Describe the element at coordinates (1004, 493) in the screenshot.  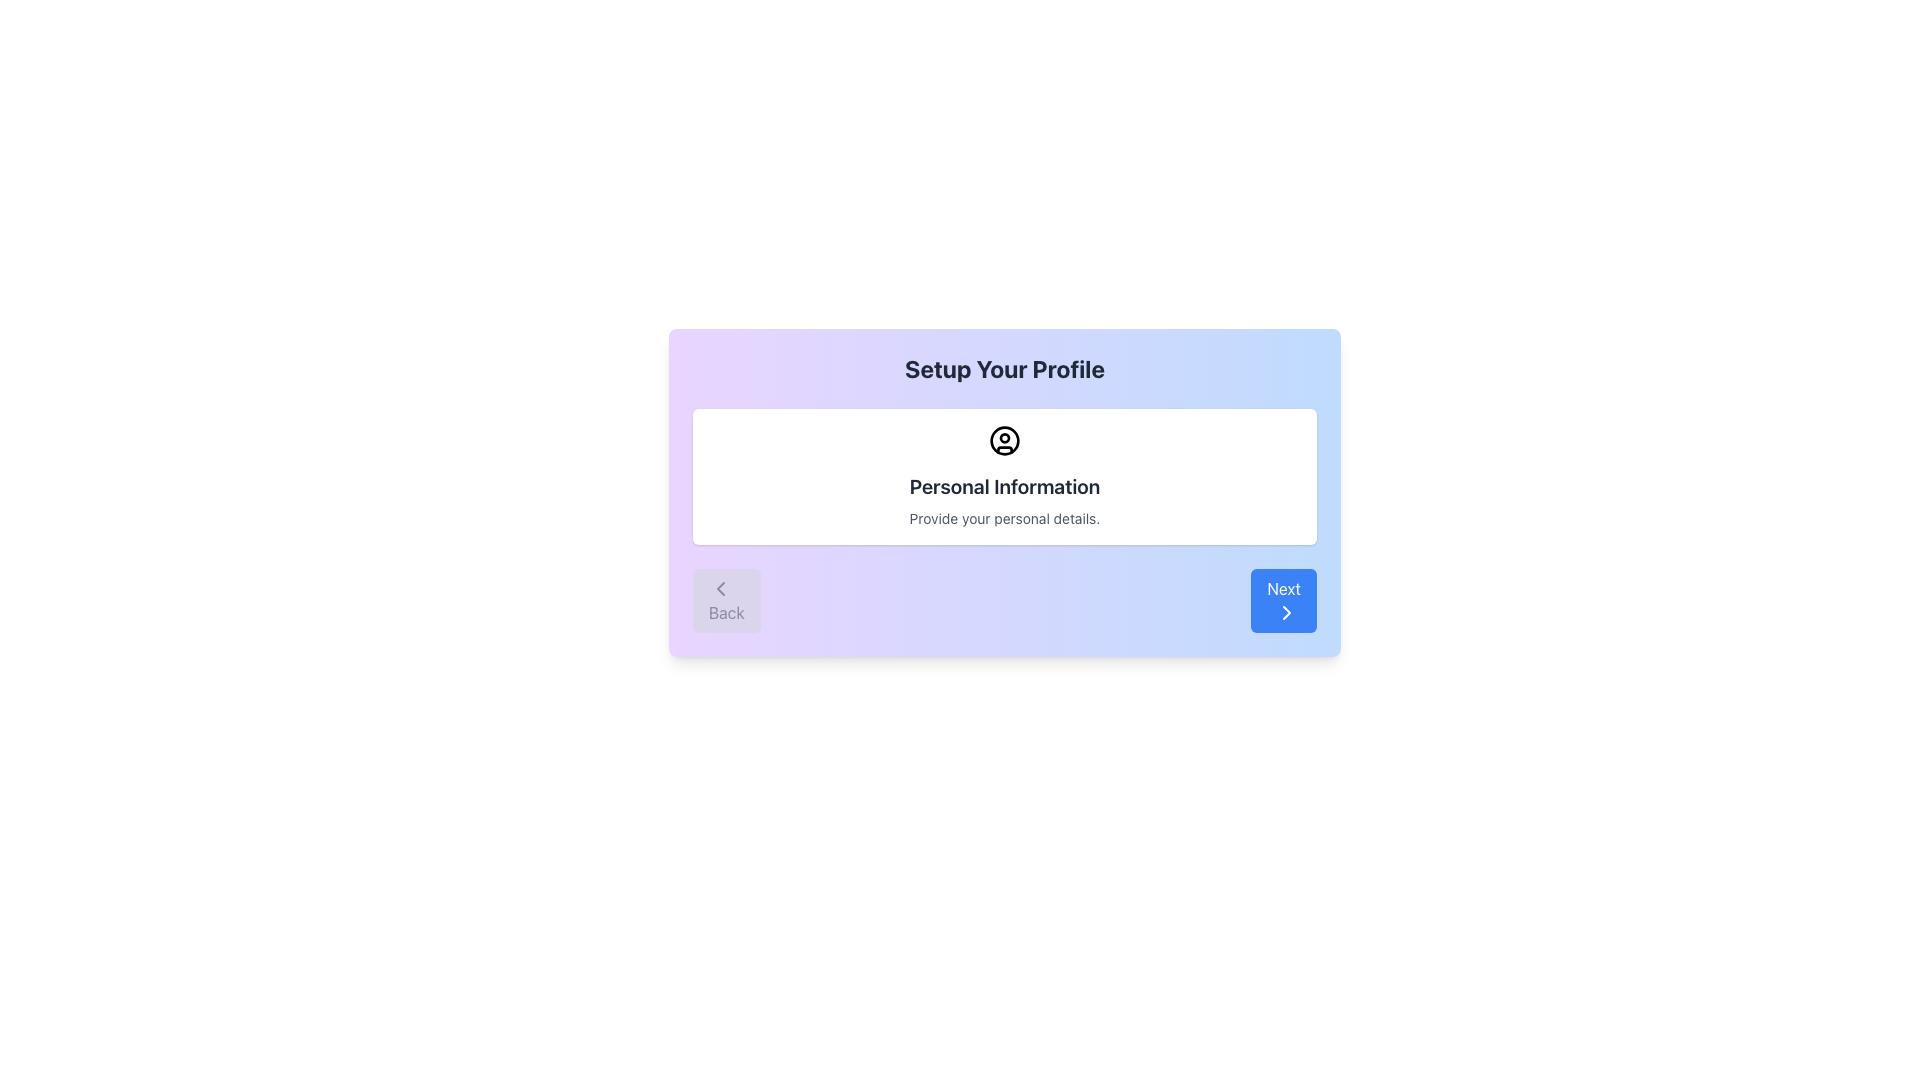
I see `information provided in the profile setup step, which includes the contextual prompt and navigation buttons located at the center of the card layout` at that location.